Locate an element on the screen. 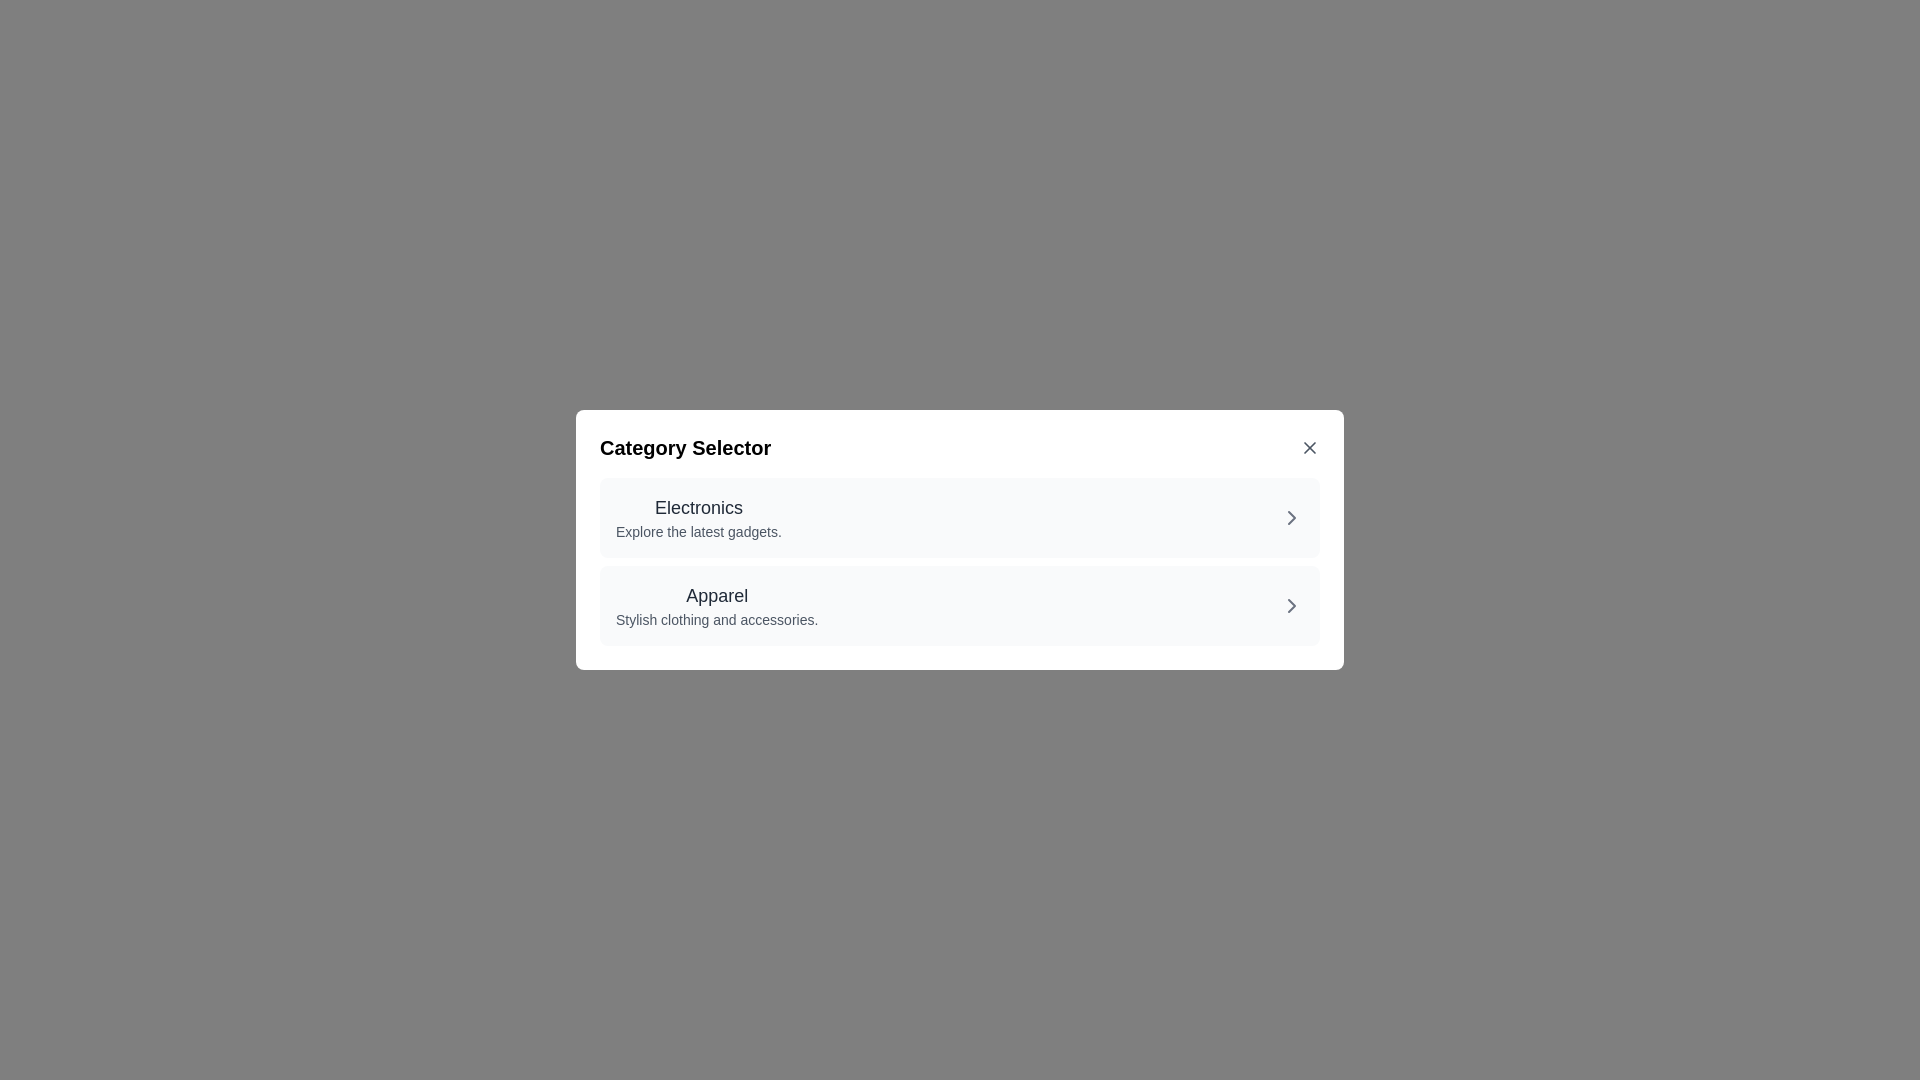 Image resolution: width=1920 pixels, height=1080 pixels. text label 'Stylish clothing and accessories.' located below the 'Apparel' header in the 'Category Selector' section is located at coordinates (717, 619).